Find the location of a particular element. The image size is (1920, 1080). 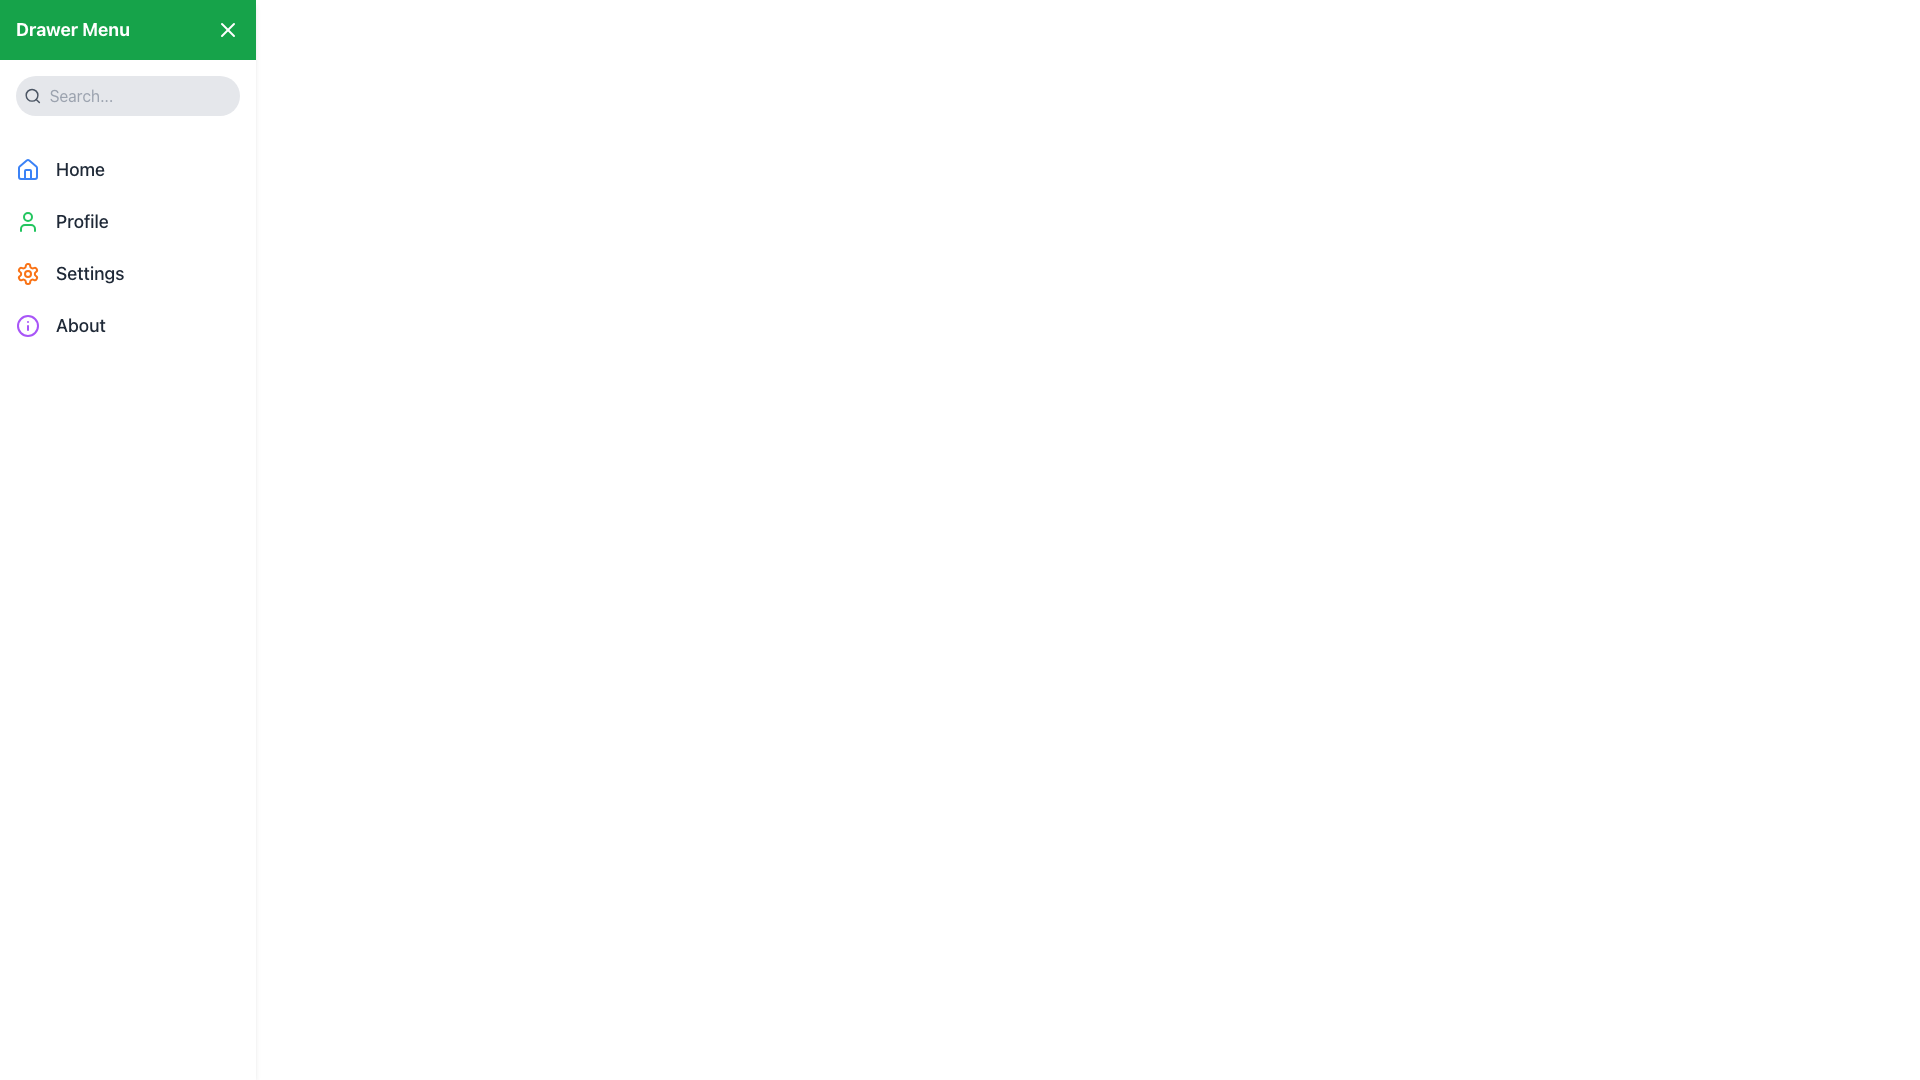

the purple circular icon located next to the 'About' menu item in the vertical menu layout is located at coordinates (28, 325).